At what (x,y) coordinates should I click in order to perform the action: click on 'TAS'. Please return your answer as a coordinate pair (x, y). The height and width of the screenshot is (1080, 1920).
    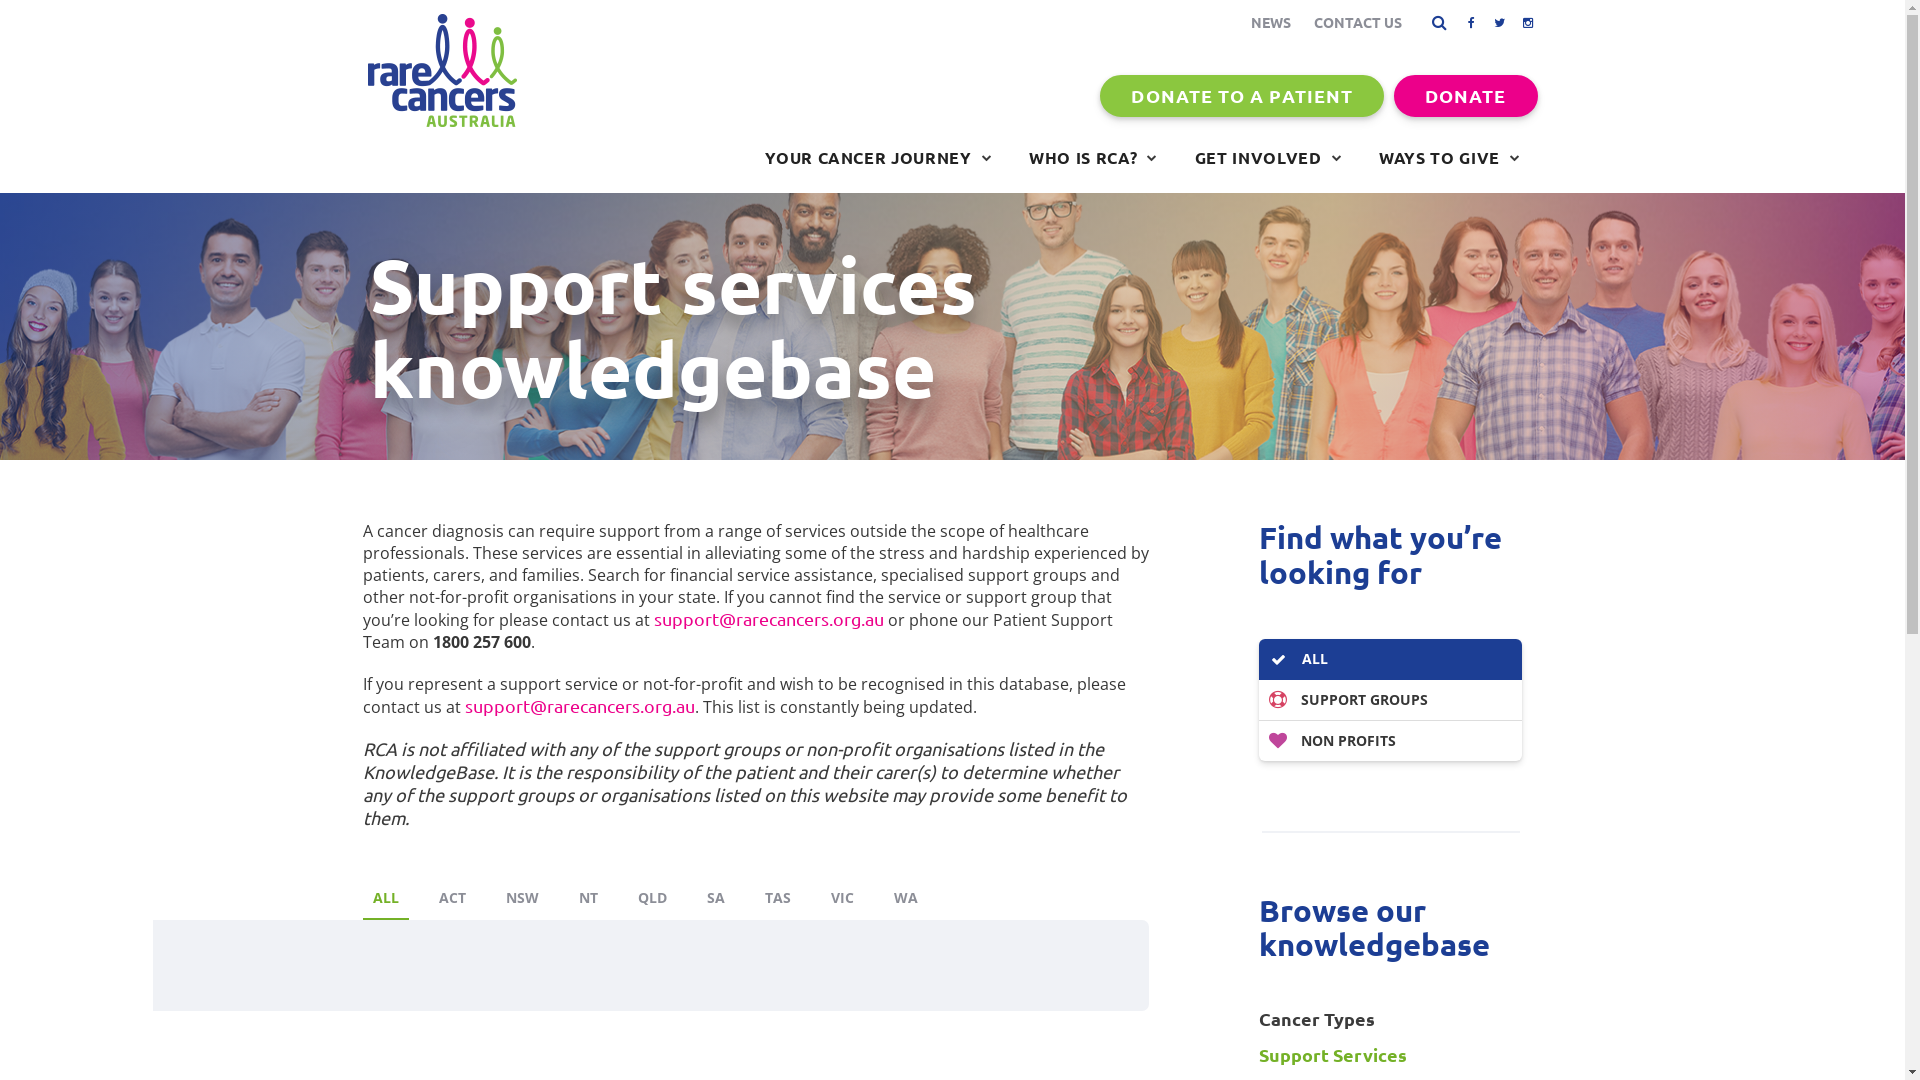
    Looking at the image, I should click on (776, 898).